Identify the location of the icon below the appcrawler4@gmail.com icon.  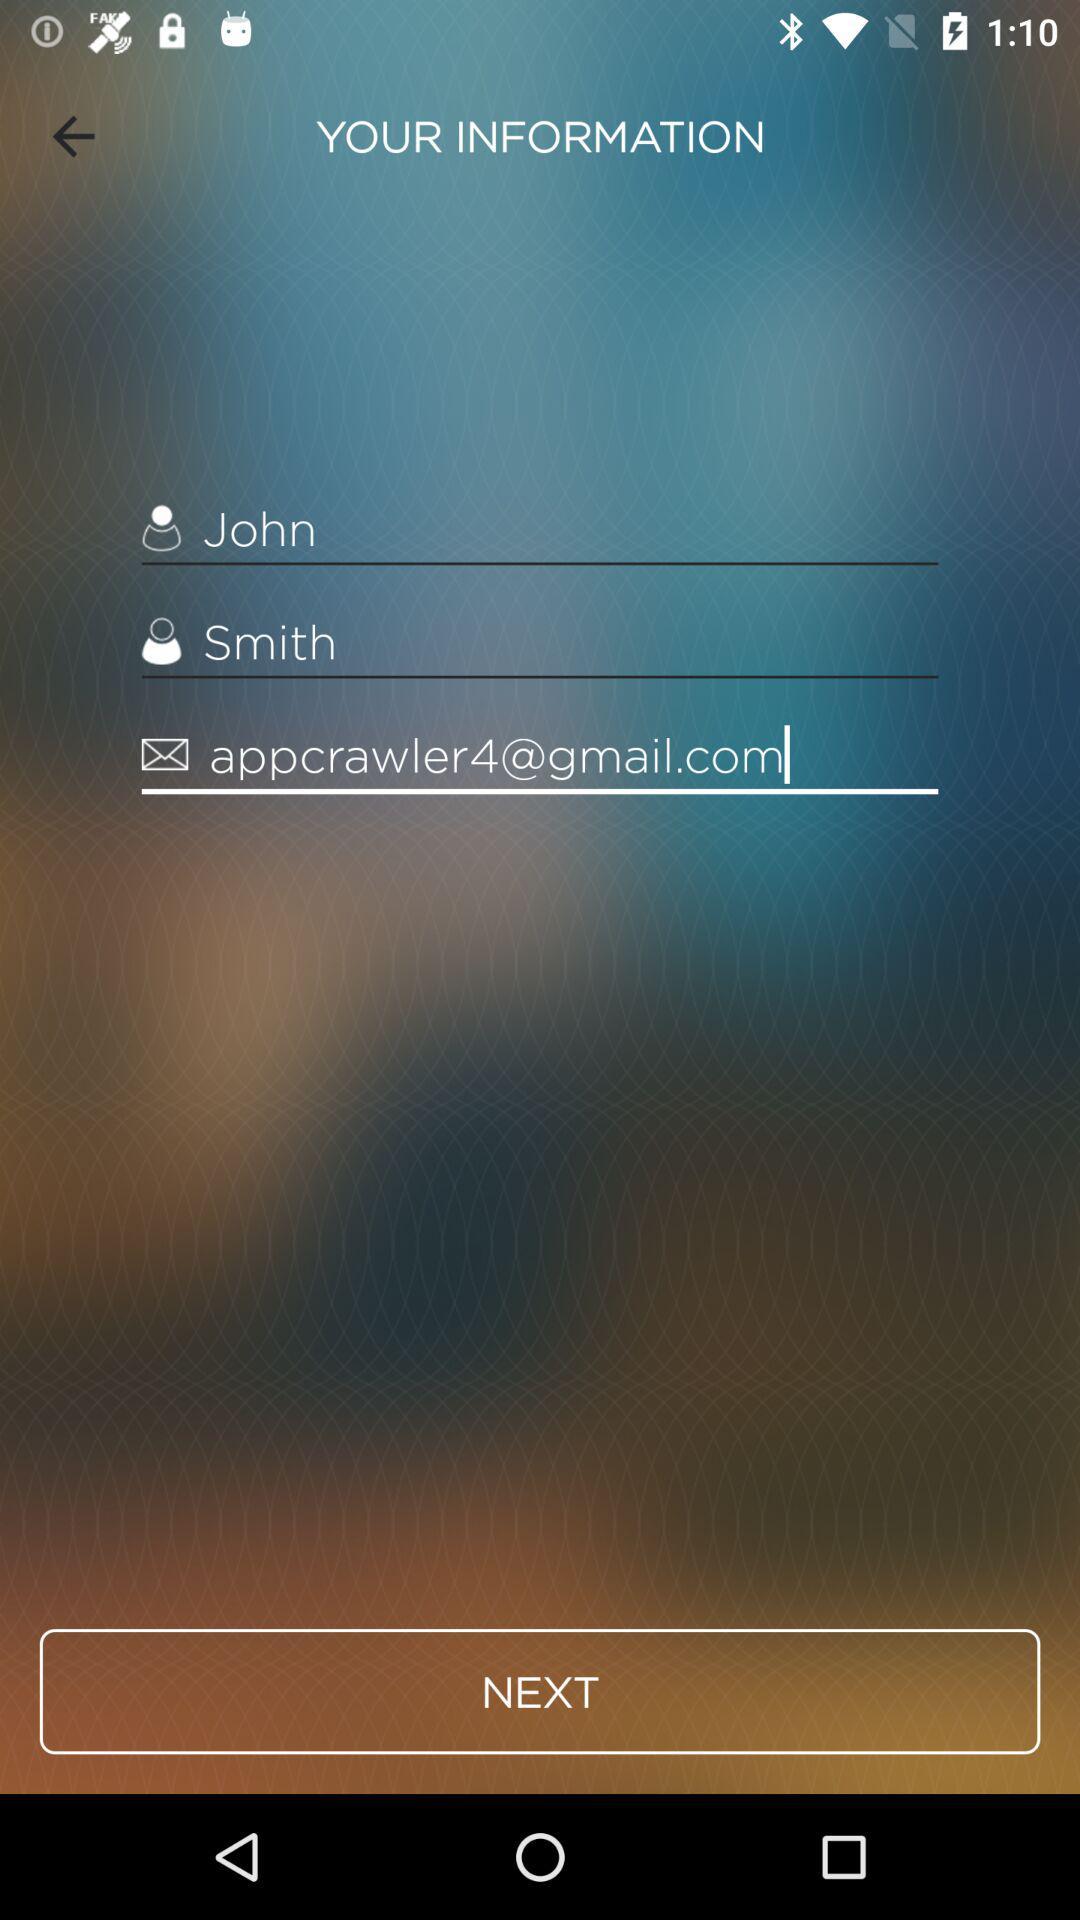
(540, 1690).